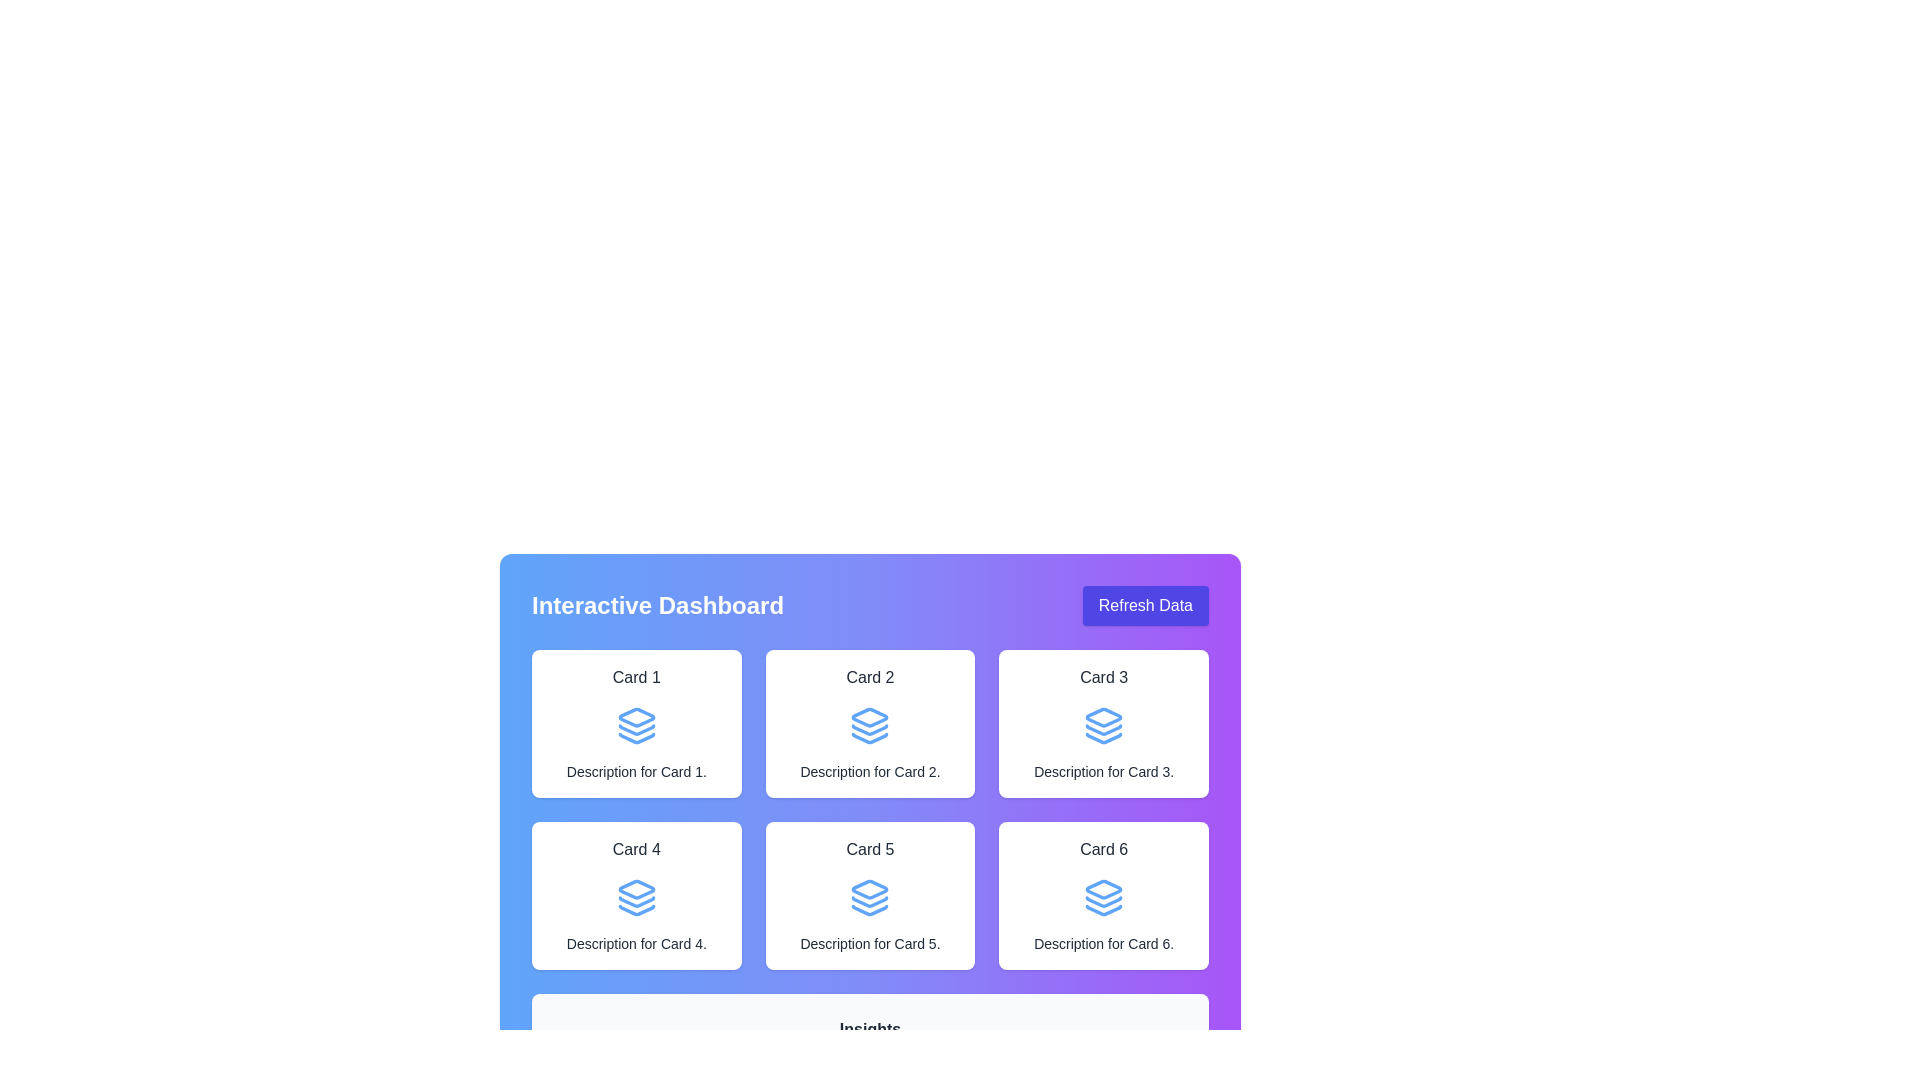 Image resolution: width=1920 pixels, height=1080 pixels. Describe the element at coordinates (870, 897) in the screenshot. I see `the blue, stylized layers icon located in the center of 'Card 5' in the second row and second column of the grid` at that location.